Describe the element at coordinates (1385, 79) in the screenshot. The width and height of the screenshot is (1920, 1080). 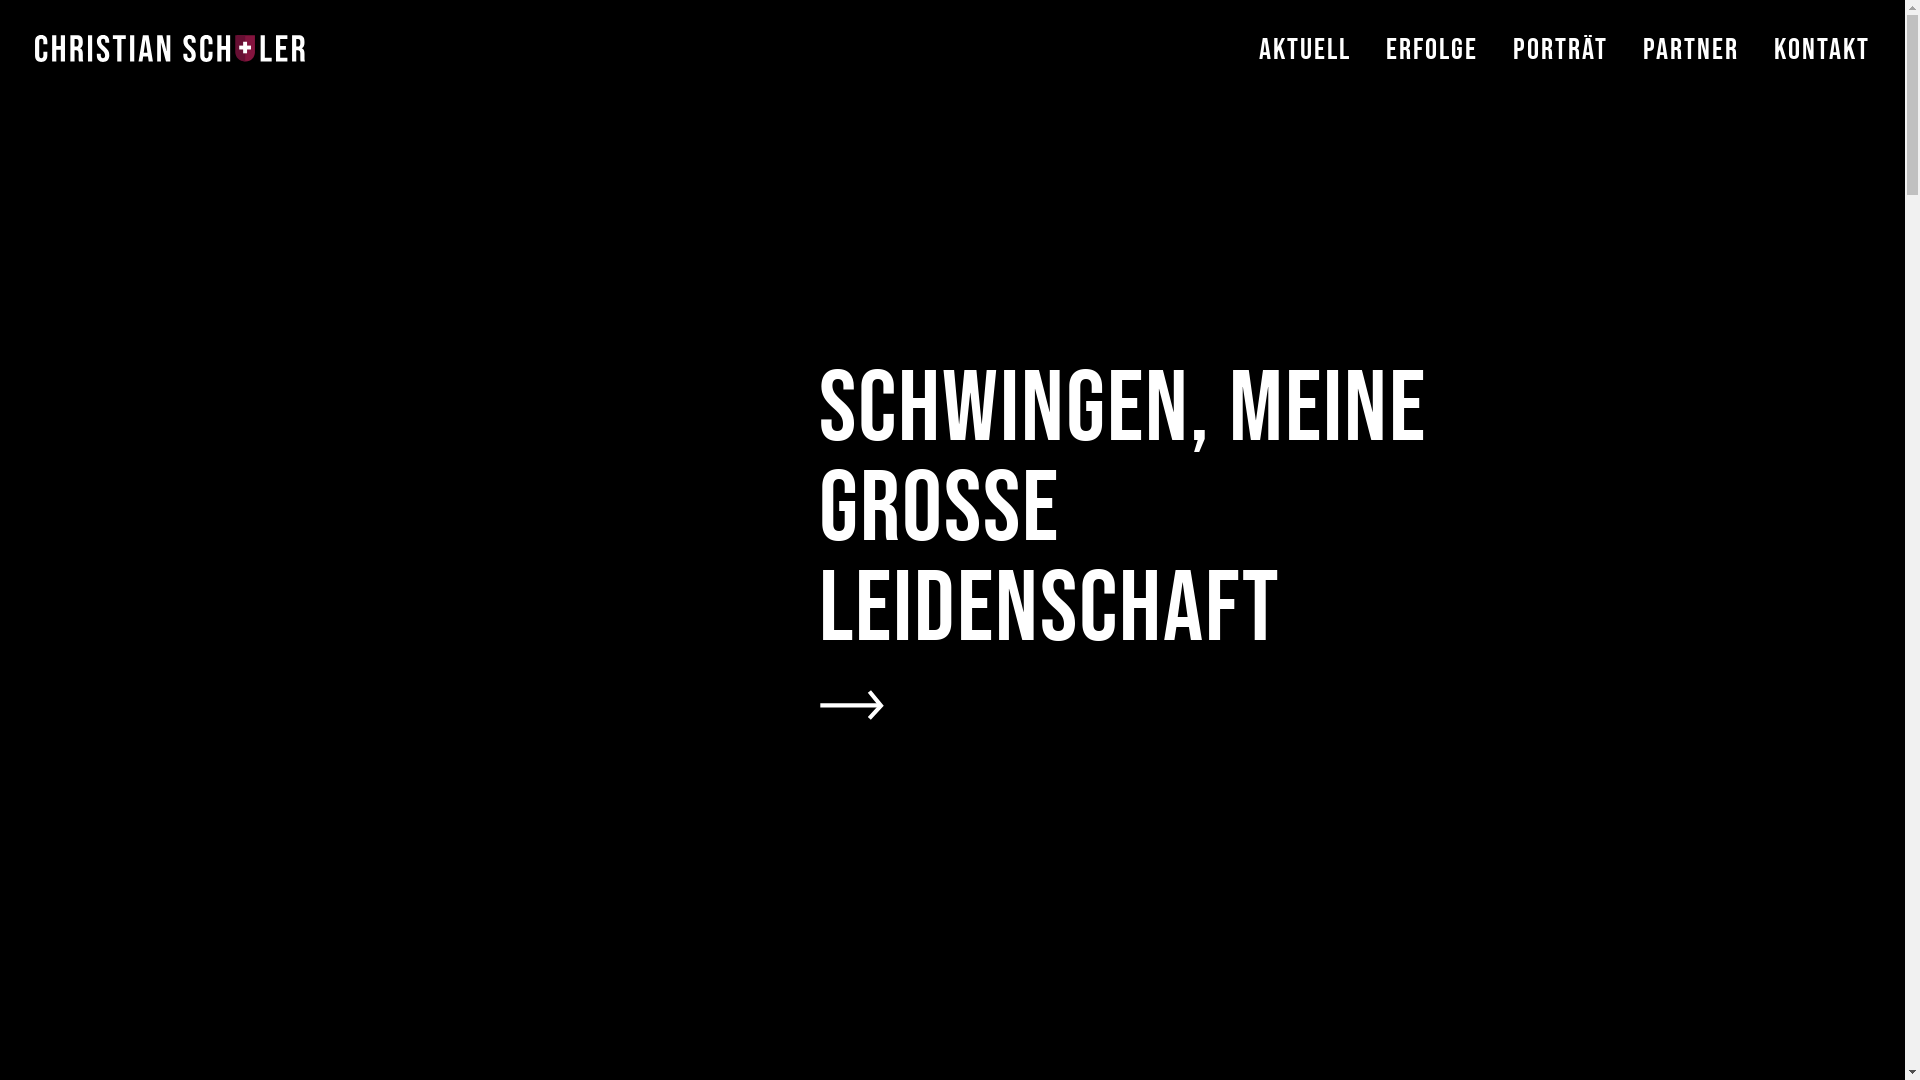
I see `'Erfolge'` at that location.